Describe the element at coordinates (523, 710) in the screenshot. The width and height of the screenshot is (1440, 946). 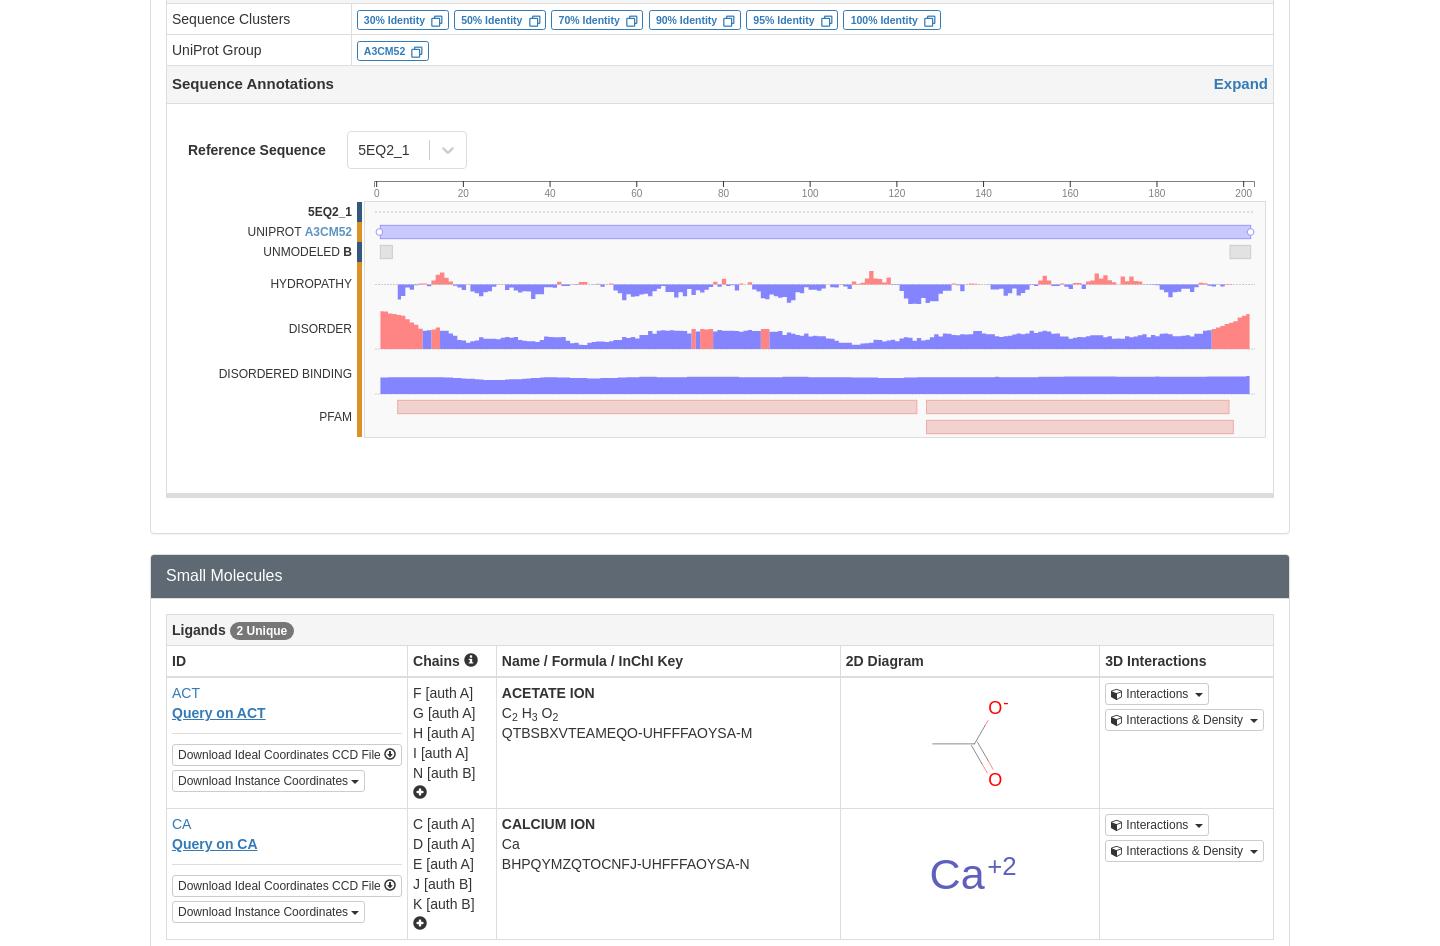
I see `'H'` at that location.